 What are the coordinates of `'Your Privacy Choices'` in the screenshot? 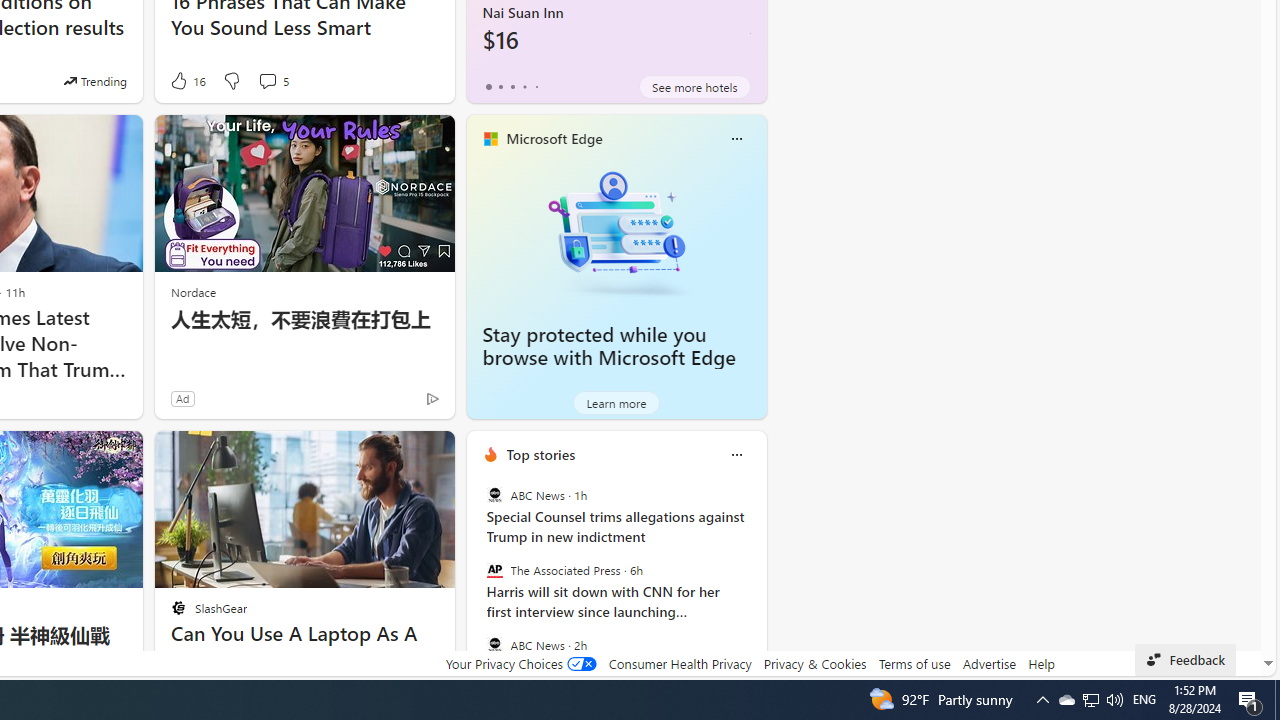 It's located at (520, 663).